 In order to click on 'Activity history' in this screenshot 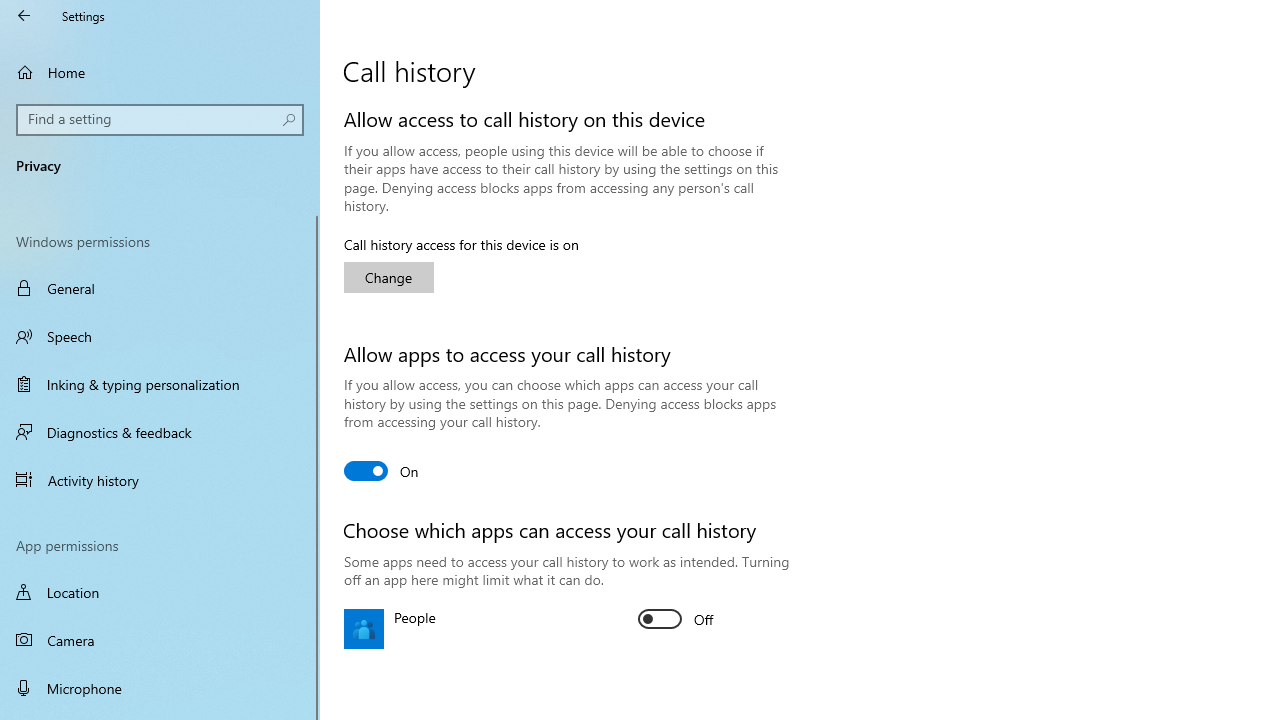, I will do `click(160, 479)`.